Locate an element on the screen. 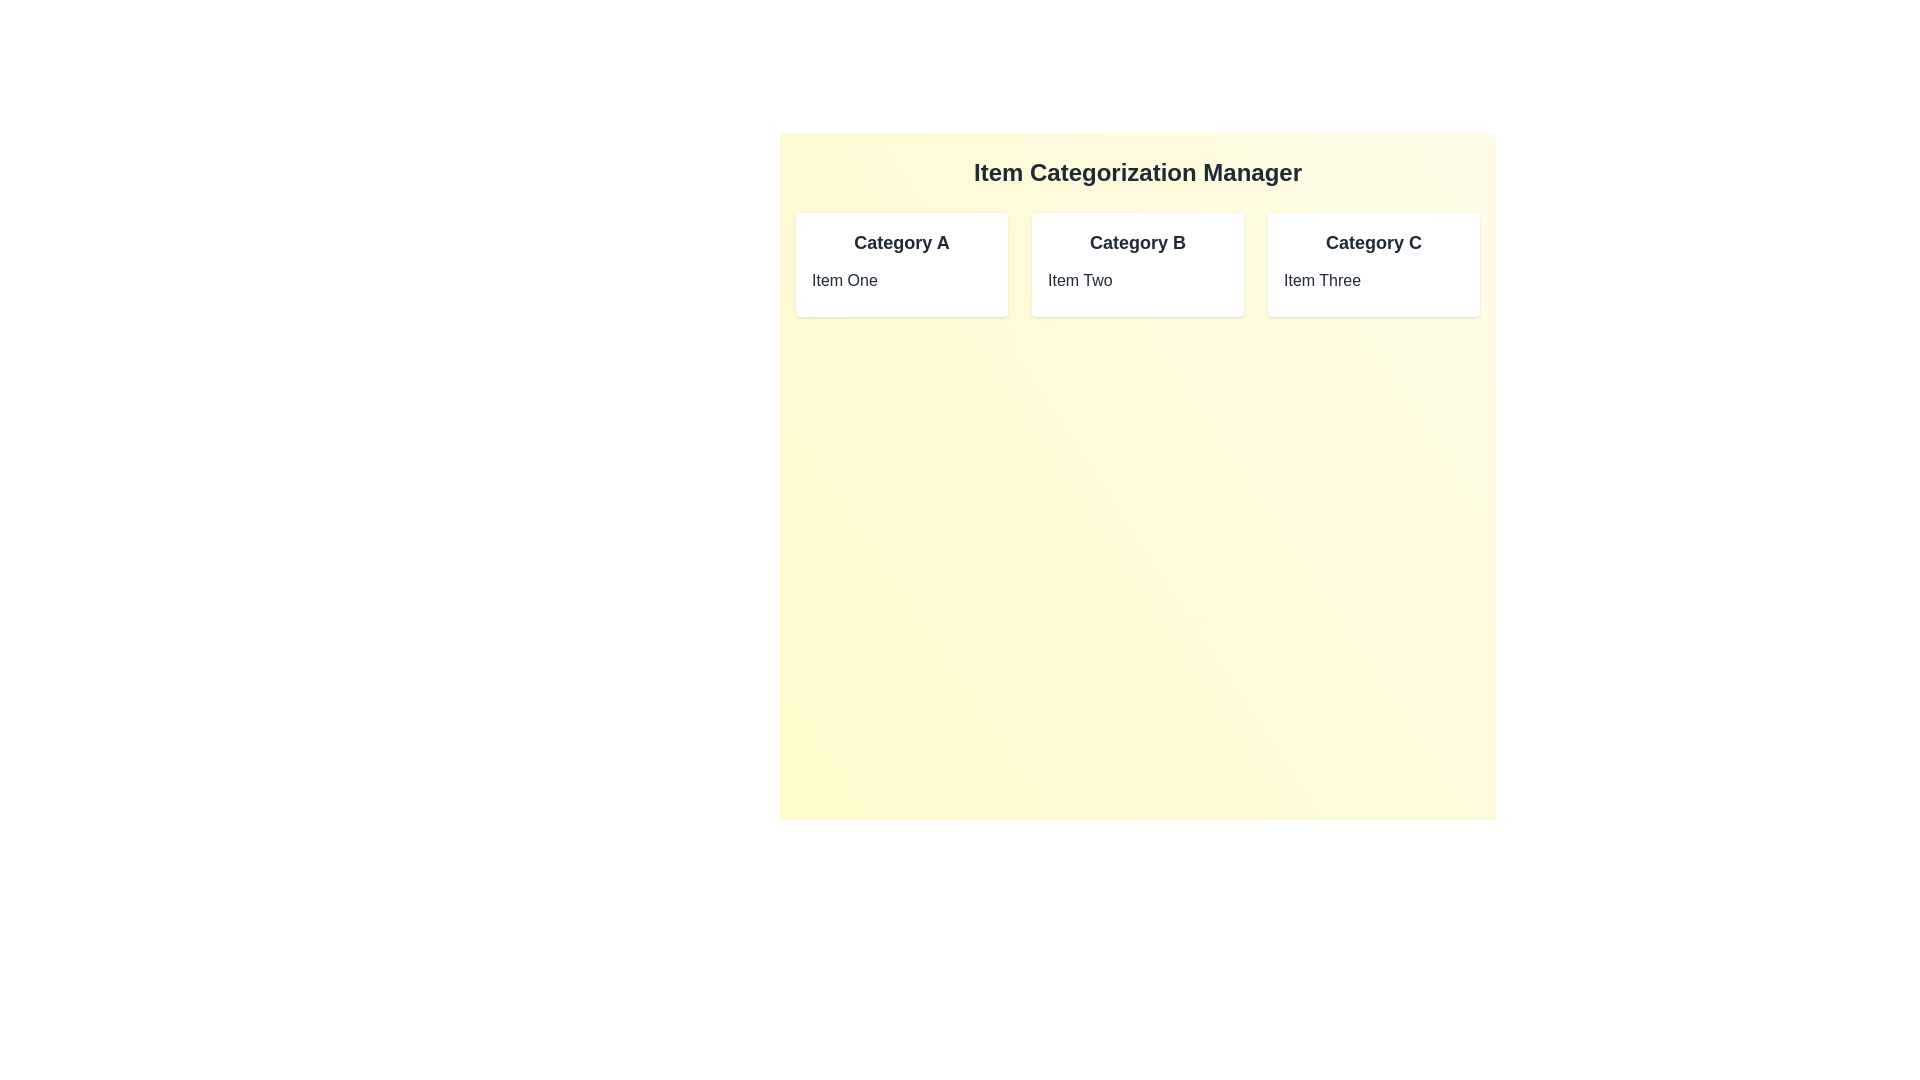 This screenshot has width=1920, height=1080. the title of category Category B to inspect its items is located at coordinates (1137, 242).